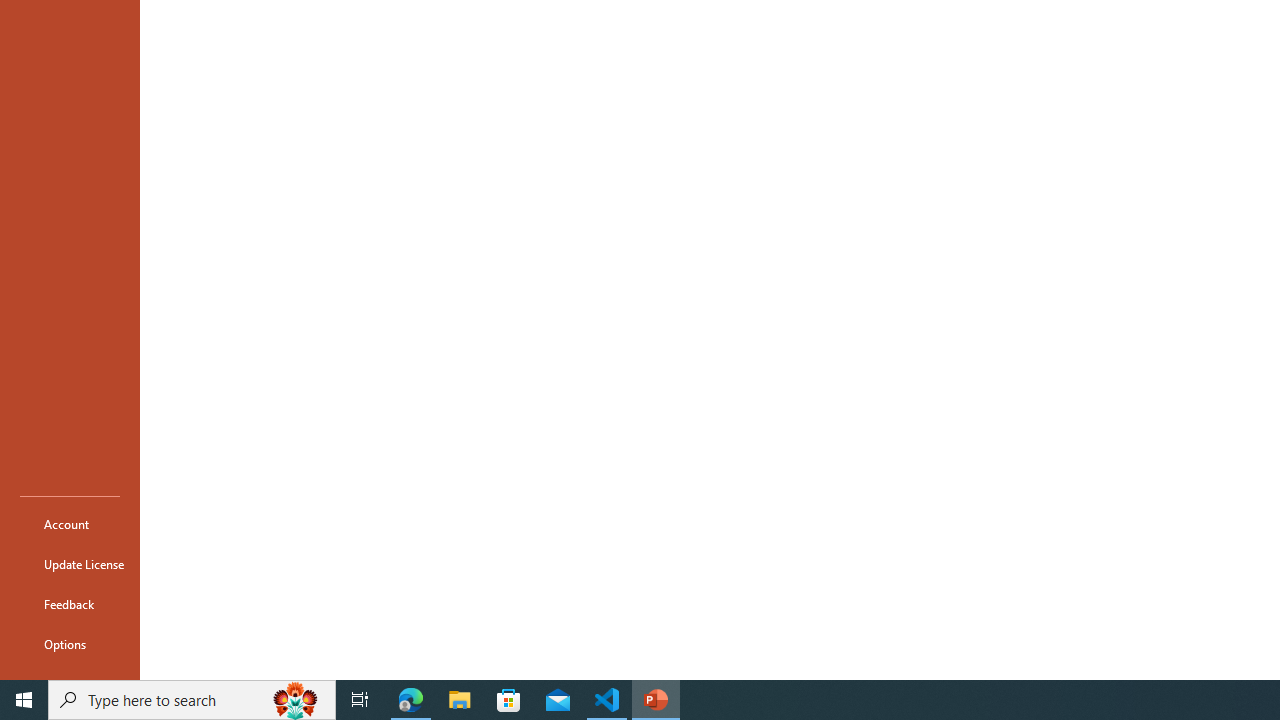 This screenshot has width=1280, height=720. Describe the element at coordinates (69, 523) in the screenshot. I see `'Account'` at that location.